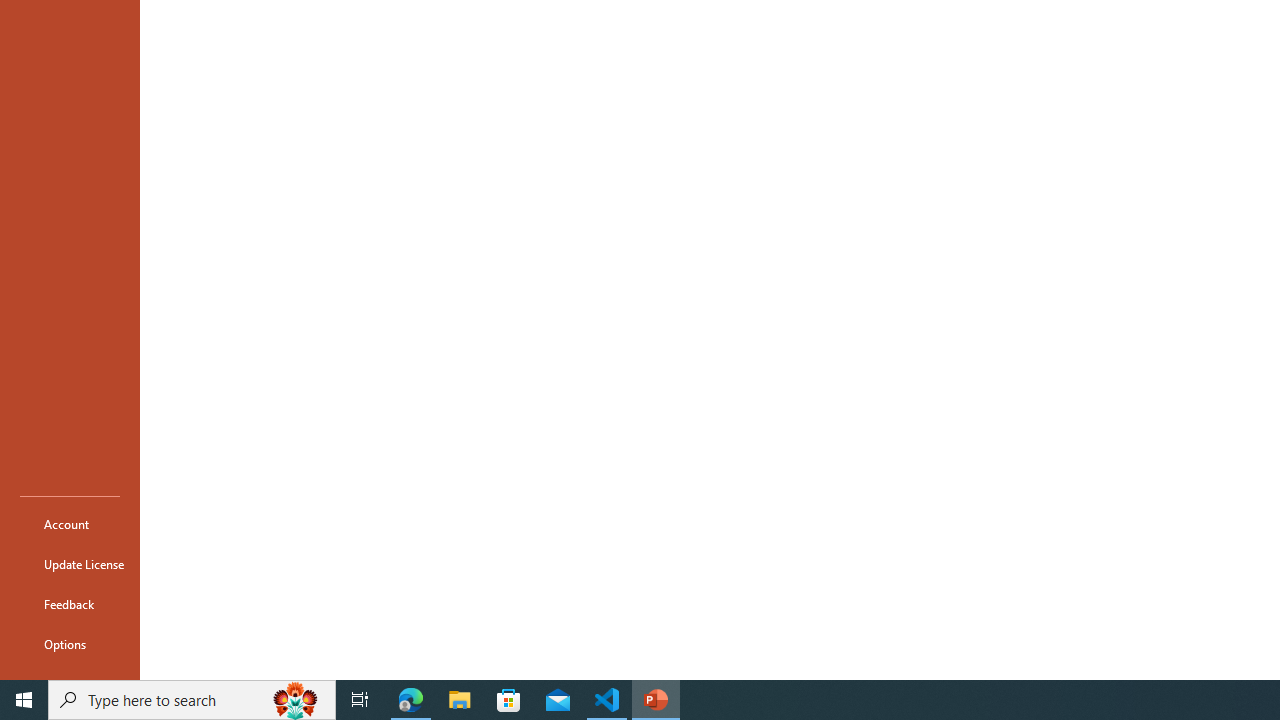 This screenshot has width=1280, height=720. Describe the element at coordinates (69, 523) in the screenshot. I see `'Account'` at that location.